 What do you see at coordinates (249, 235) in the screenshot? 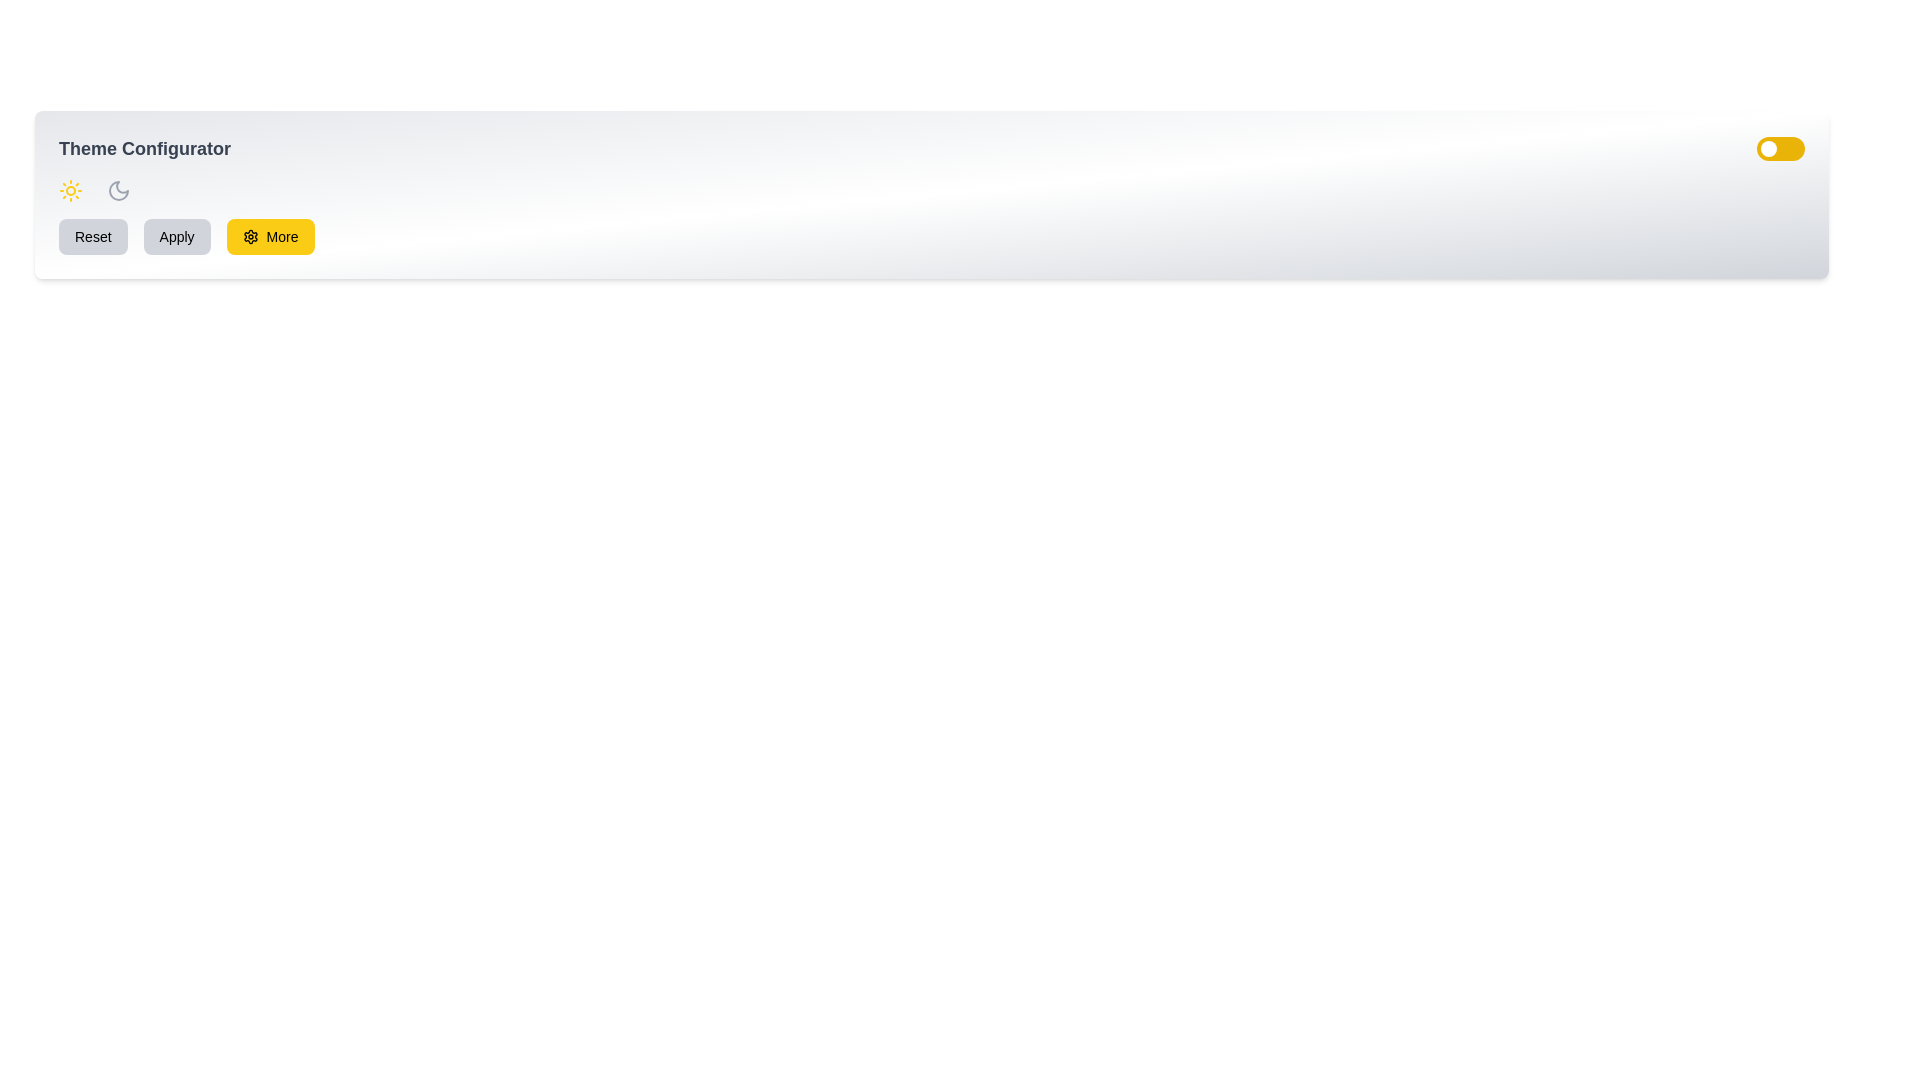
I see `the cogwheel icon located within the 'More' button, which has a vibrant yellow background and is part of a horizontal group of action buttons` at bounding box center [249, 235].